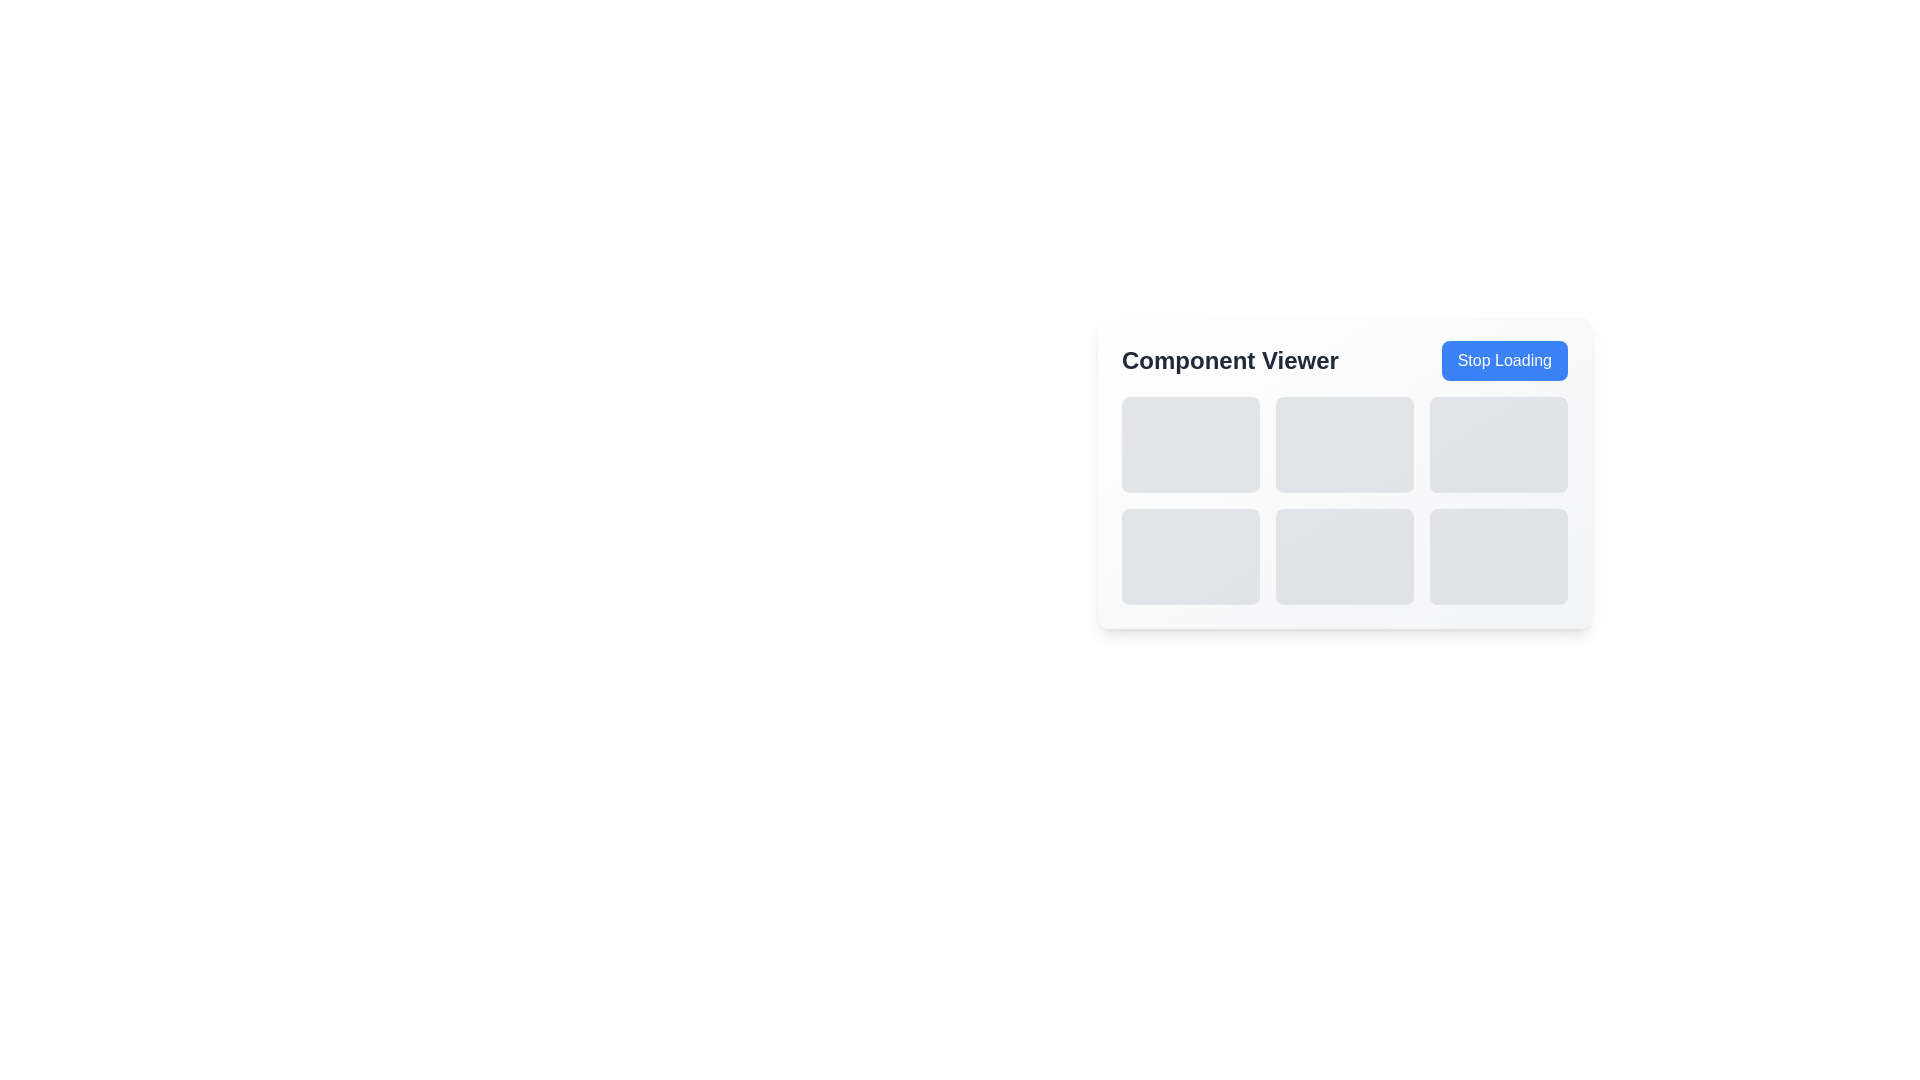  Describe the element at coordinates (1190, 556) in the screenshot. I see `the static block or placeholder, which is a rectangular block with rounded corners and a light gray background, located in the second row of a 3-column grid layout` at that location.